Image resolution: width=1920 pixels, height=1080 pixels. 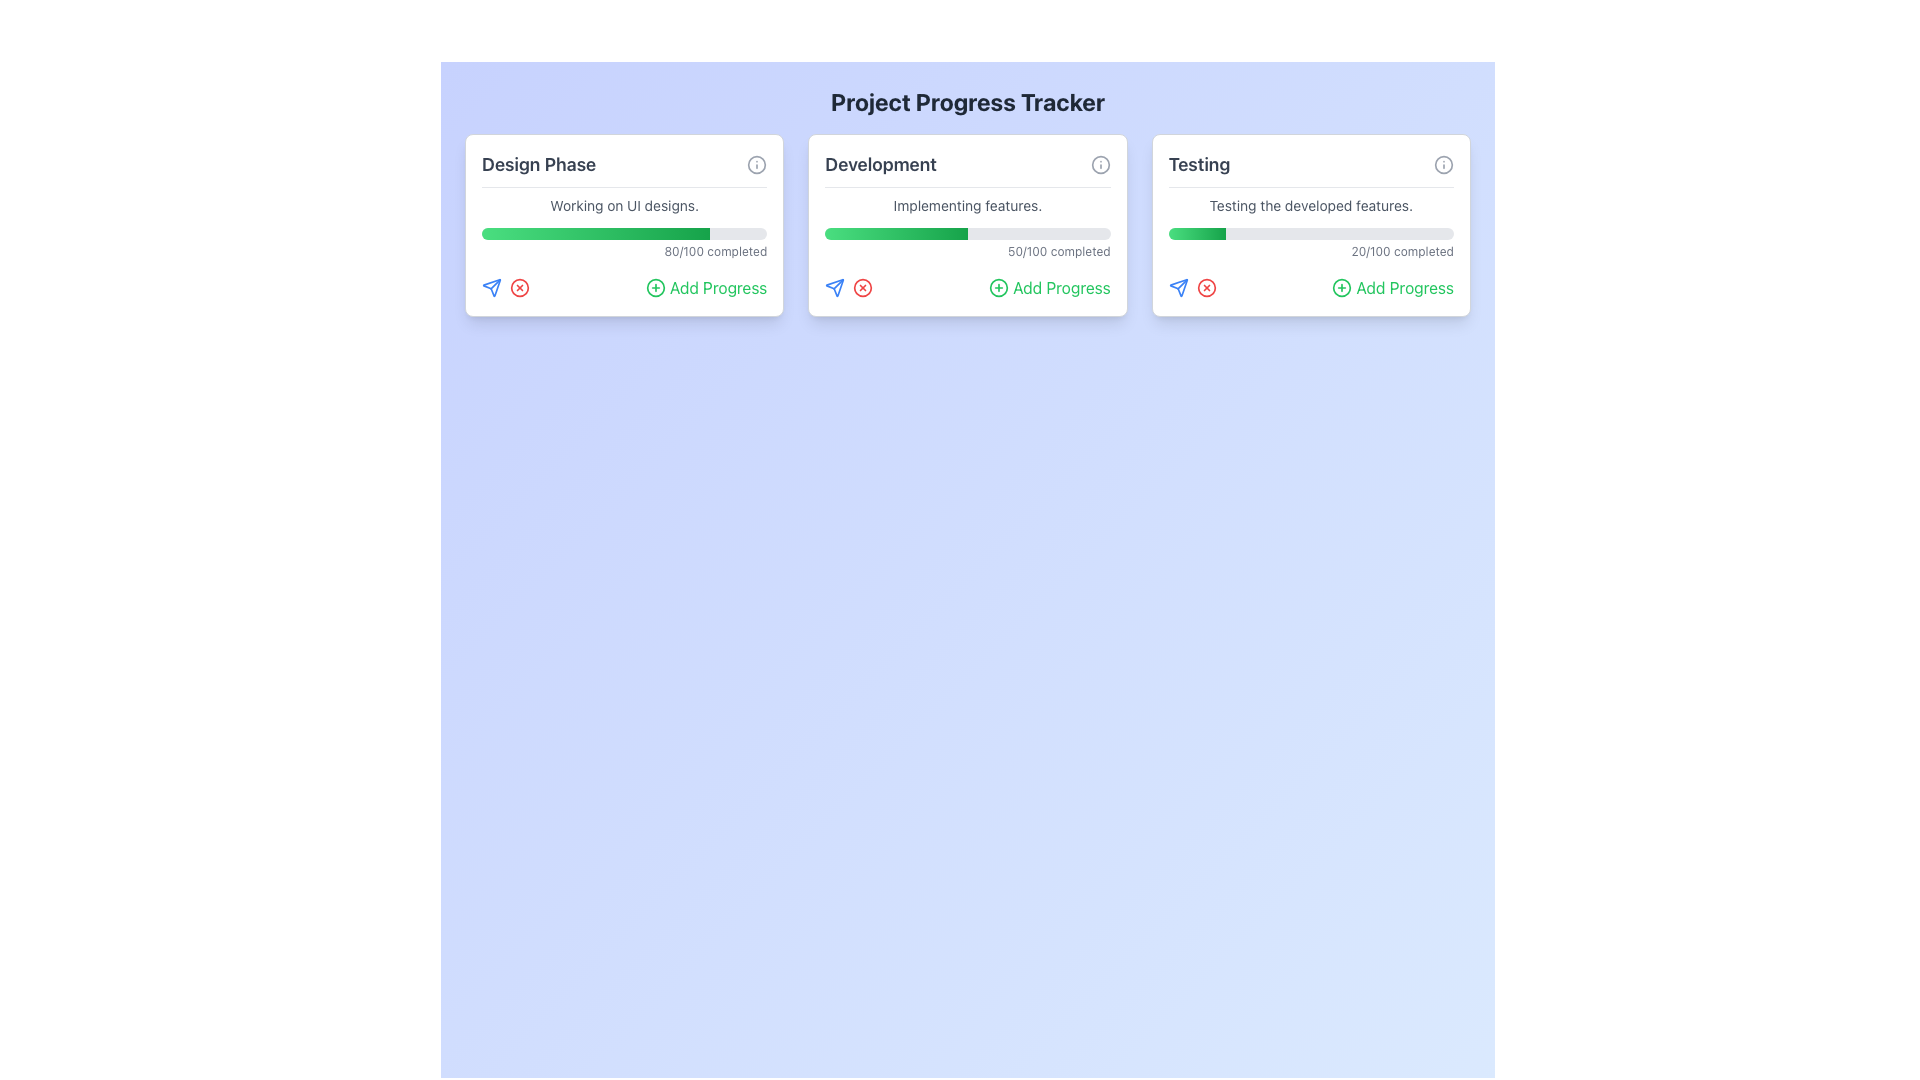 I want to click on value represented by the progress bar indicating 80% completion, located within the 'Design Phase' card below 'Working on UI designs.' and above '80/100 completed.', so click(x=623, y=233).